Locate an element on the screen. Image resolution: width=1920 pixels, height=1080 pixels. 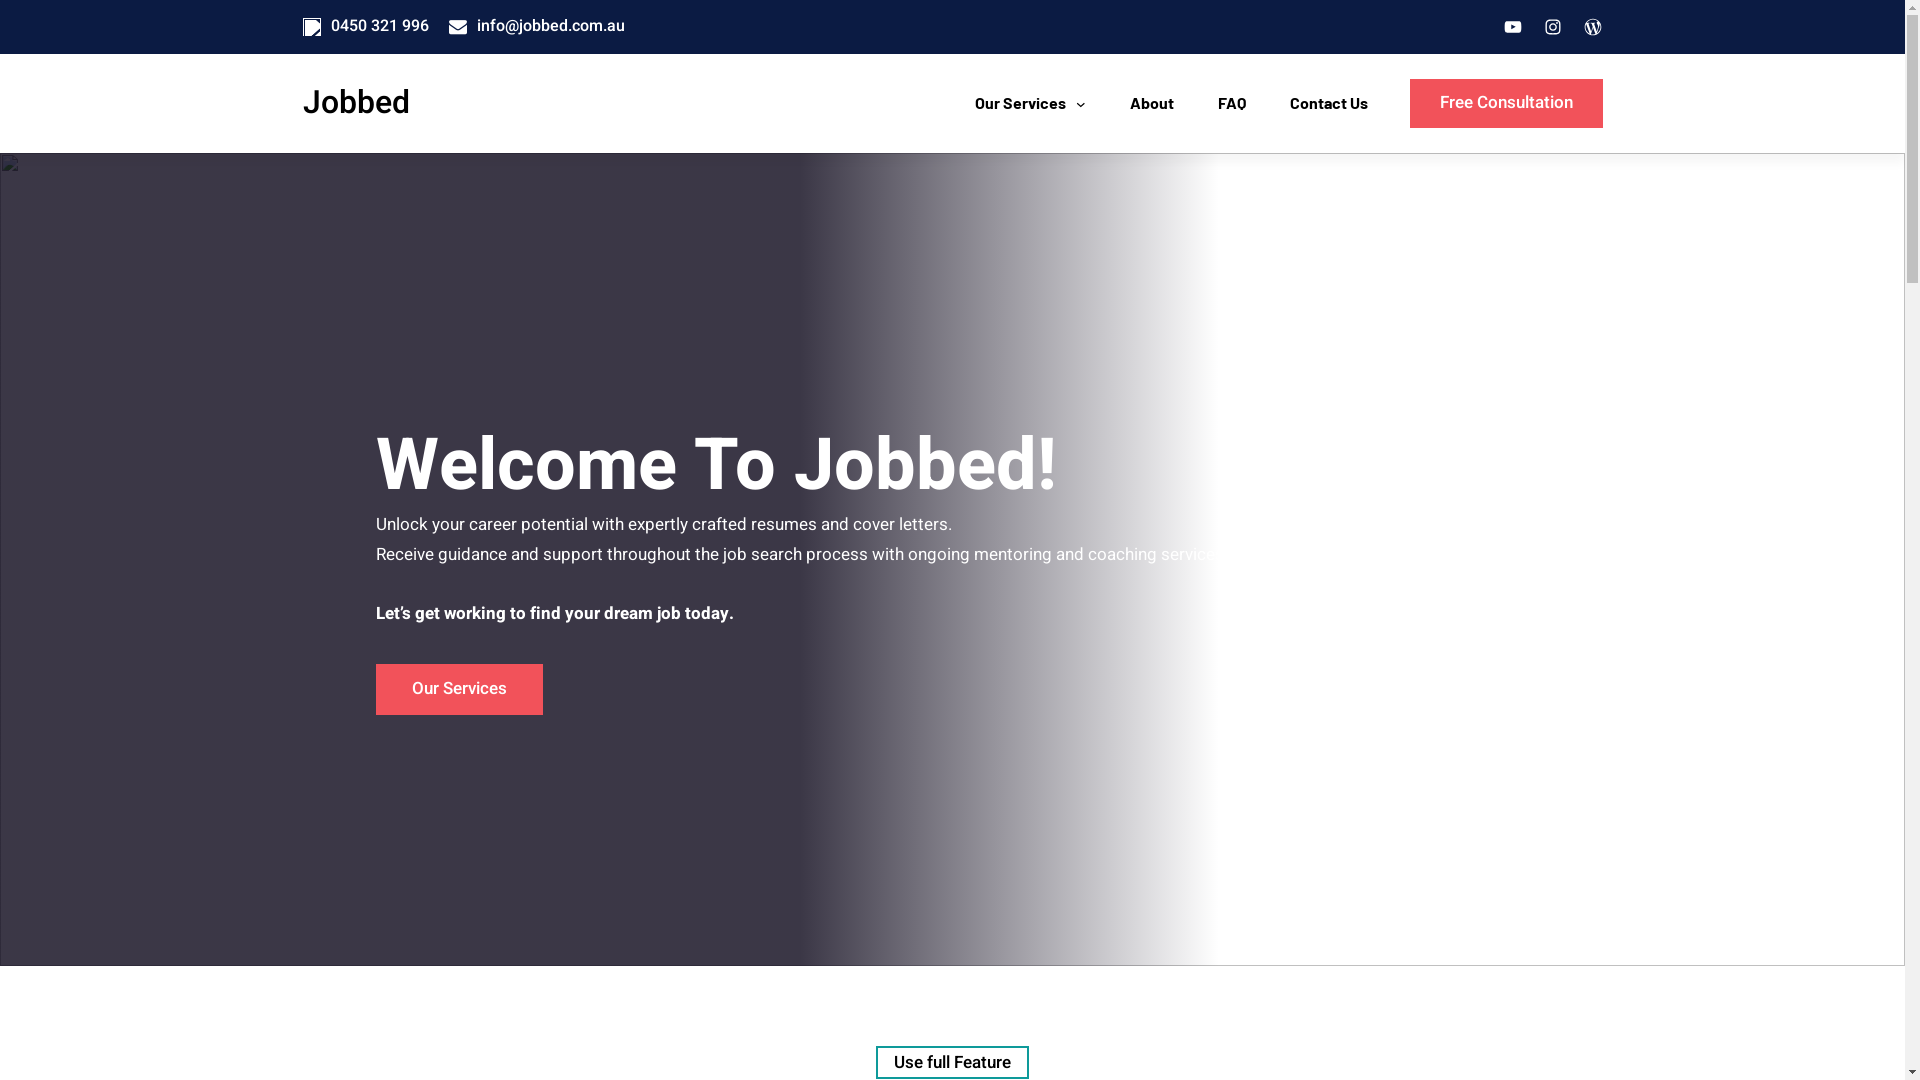
'Jobbed' is located at coordinates (355, 104).